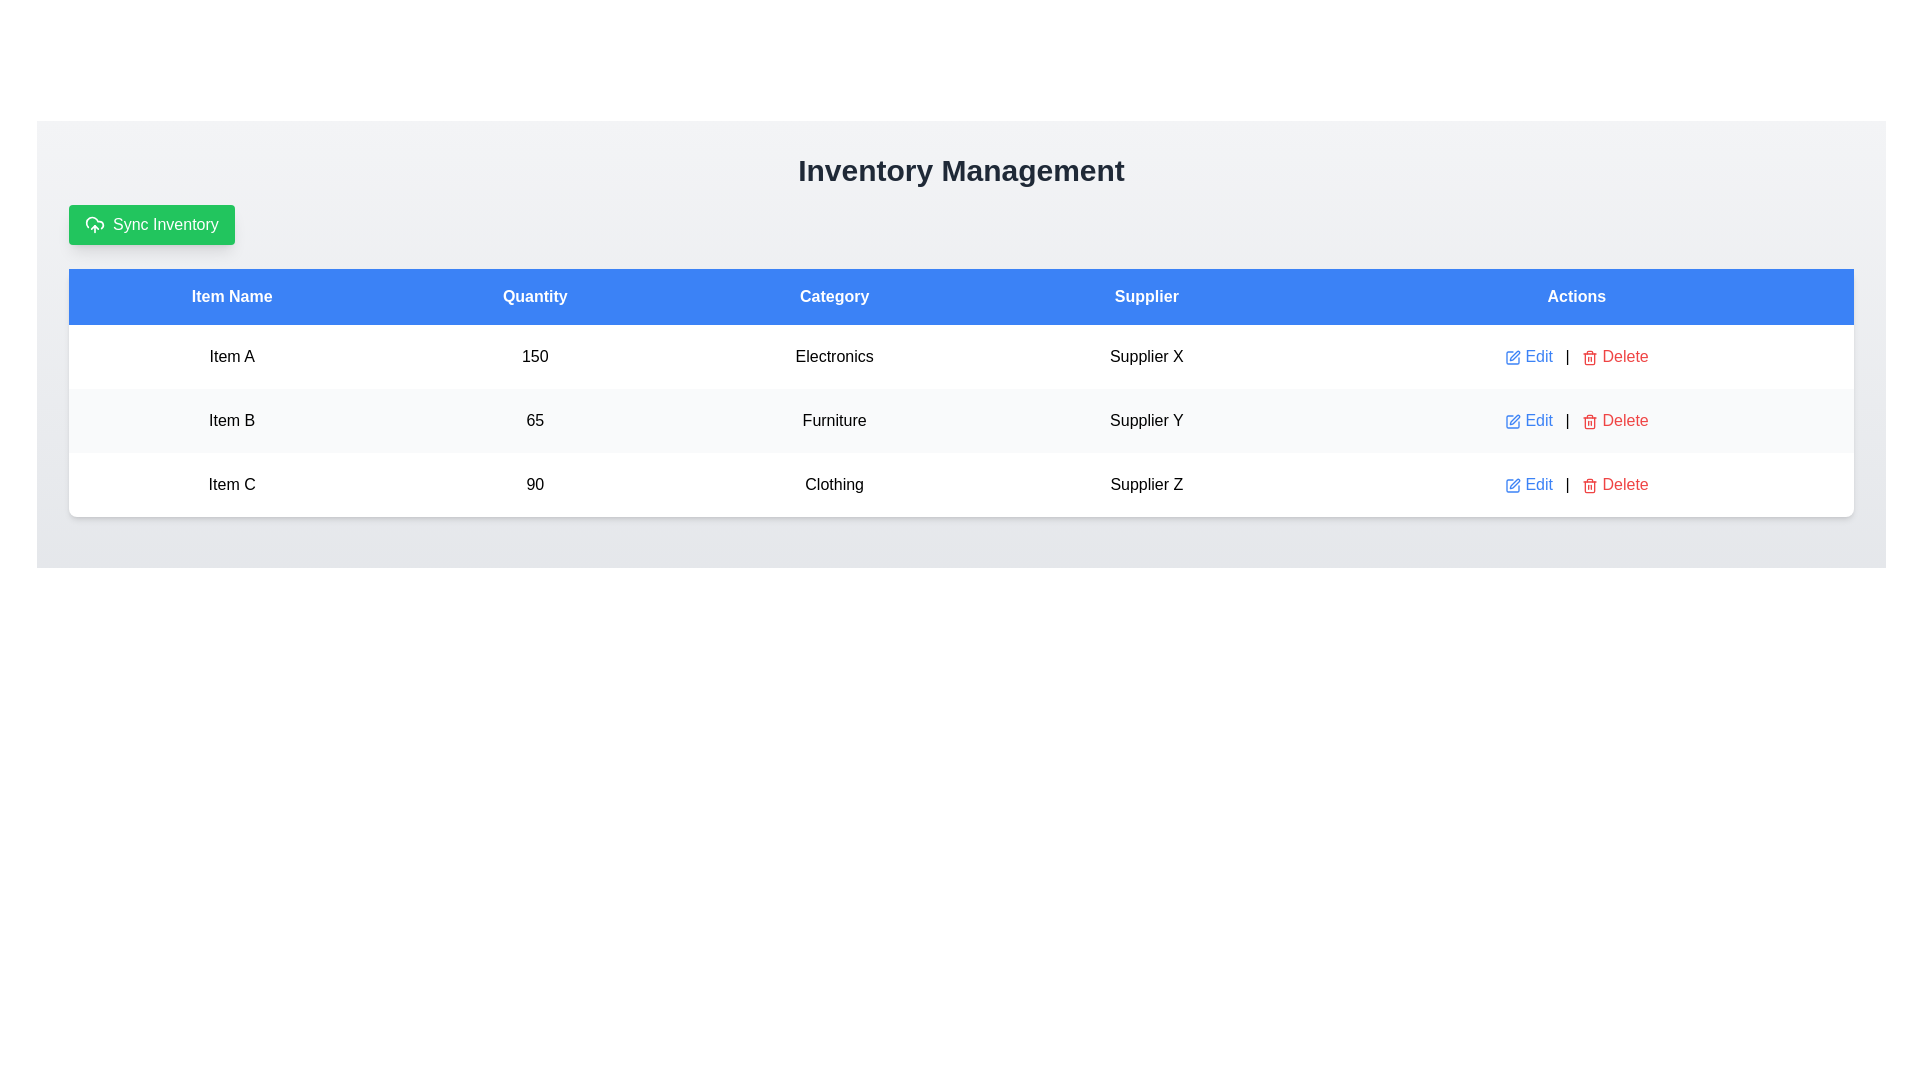  What do you see at coordinates (232, 485) in the screenshot?
I see `the text label displaying 'Item C' located in the first column of the third row under the 'Item Name' column` at bounding box center [232, 485].